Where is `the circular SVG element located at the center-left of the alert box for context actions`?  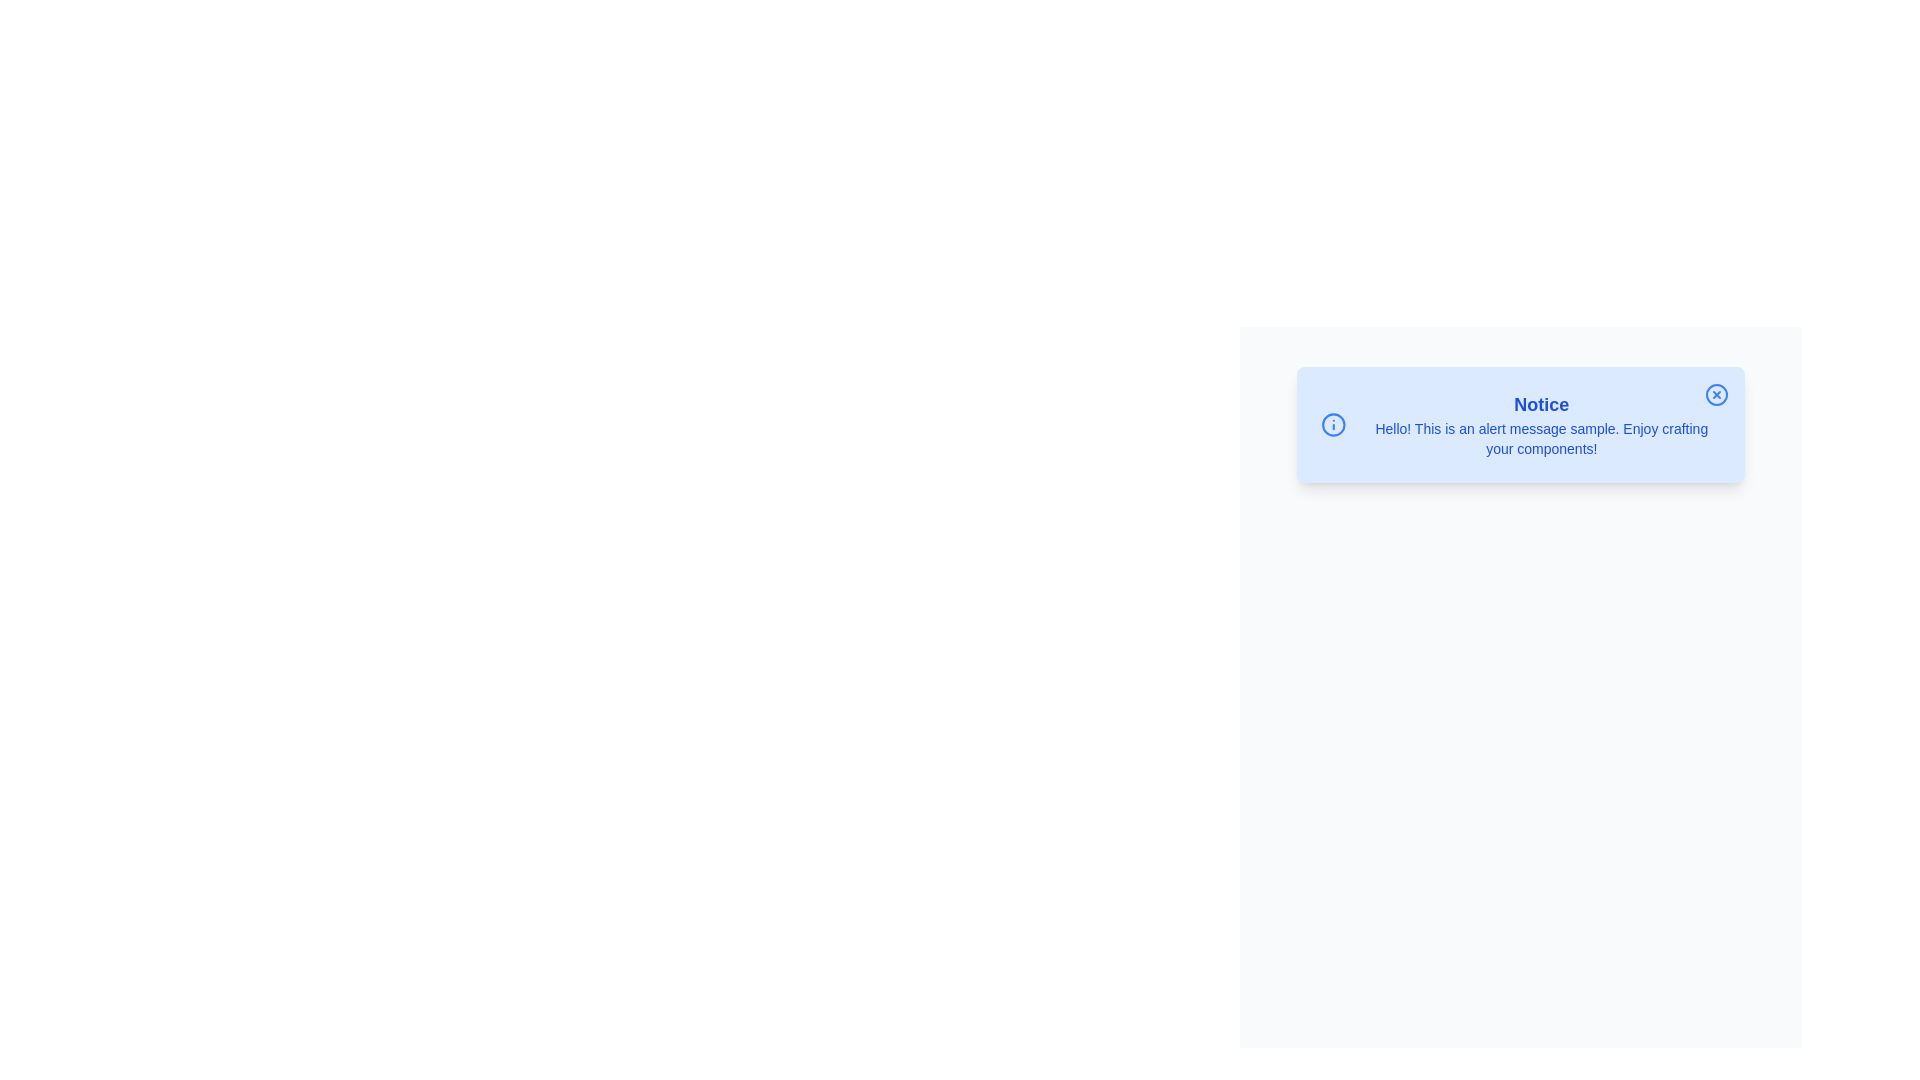 the circular SVG element located at the center-left of the alert box for context actions is located at coordinates (1333, 423).